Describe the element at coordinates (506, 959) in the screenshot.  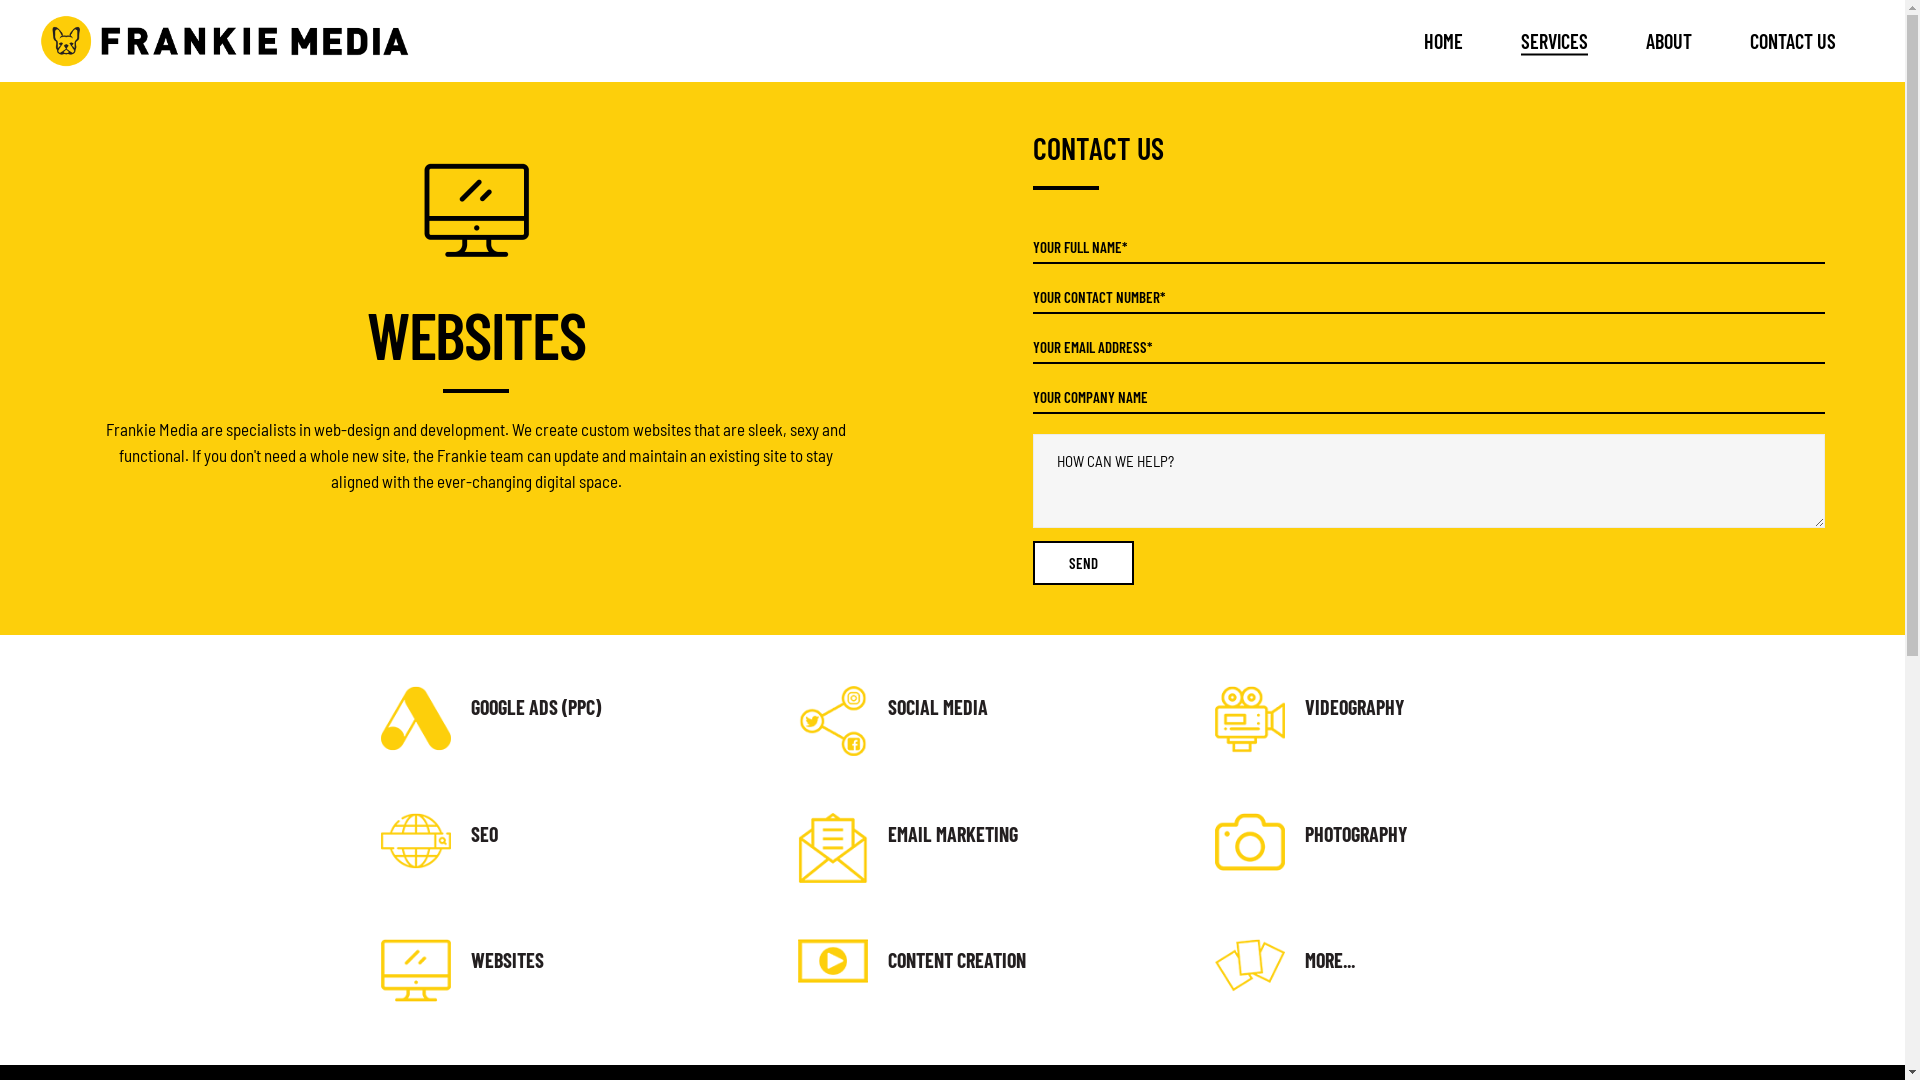
I see `'WEBSITES'` at that location.